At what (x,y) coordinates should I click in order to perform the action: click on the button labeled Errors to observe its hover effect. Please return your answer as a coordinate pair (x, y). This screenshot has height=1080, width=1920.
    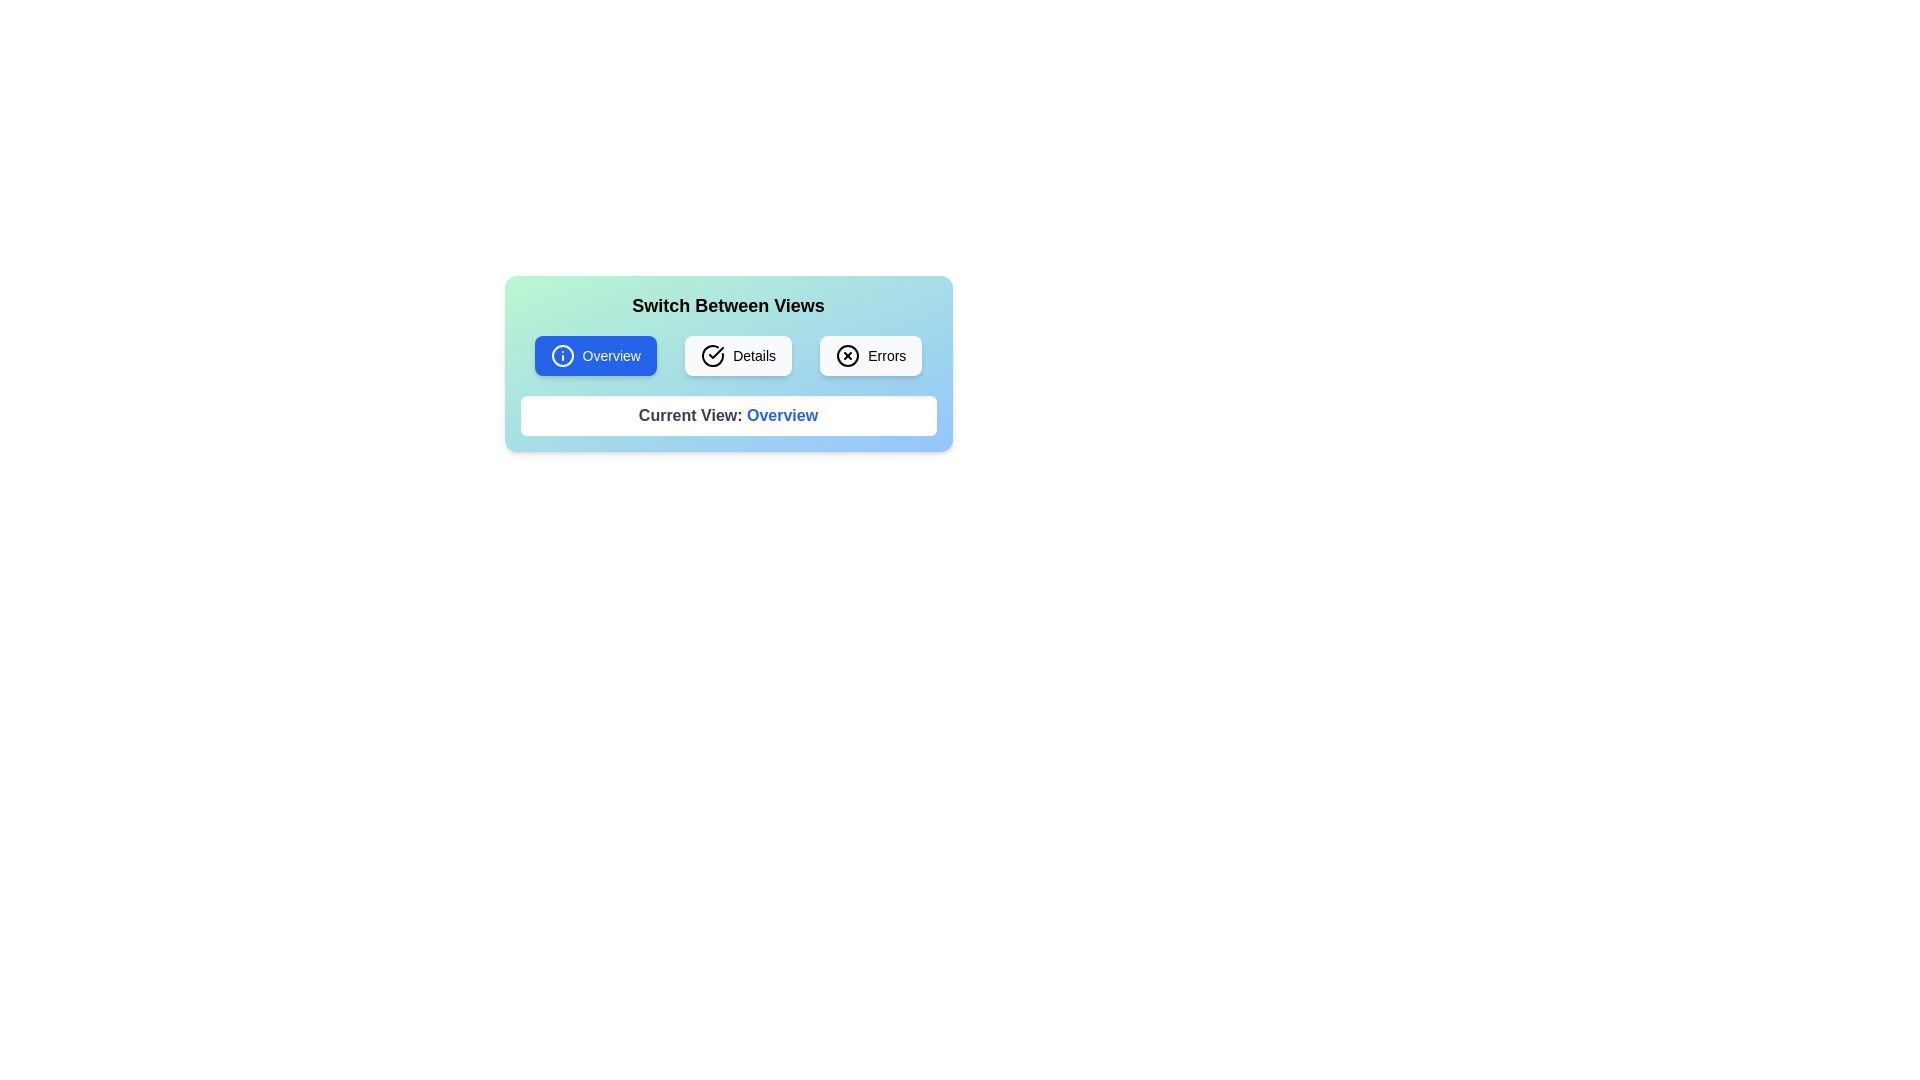
    Looking at the image, I should click on (871, 354).